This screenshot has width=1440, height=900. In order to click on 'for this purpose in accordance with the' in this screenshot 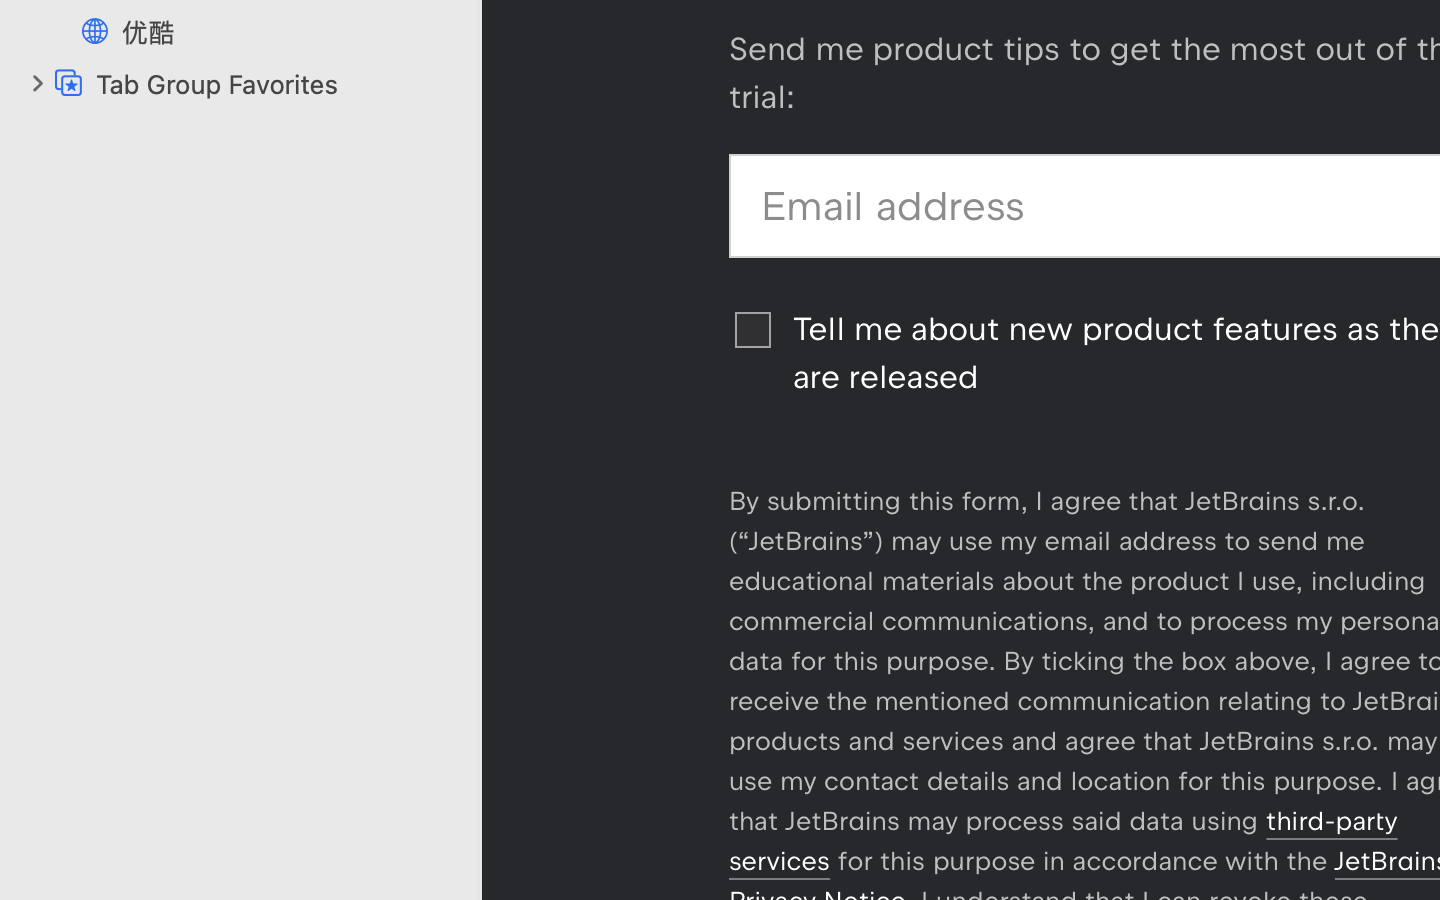, I will do `click(1082, 861)`.